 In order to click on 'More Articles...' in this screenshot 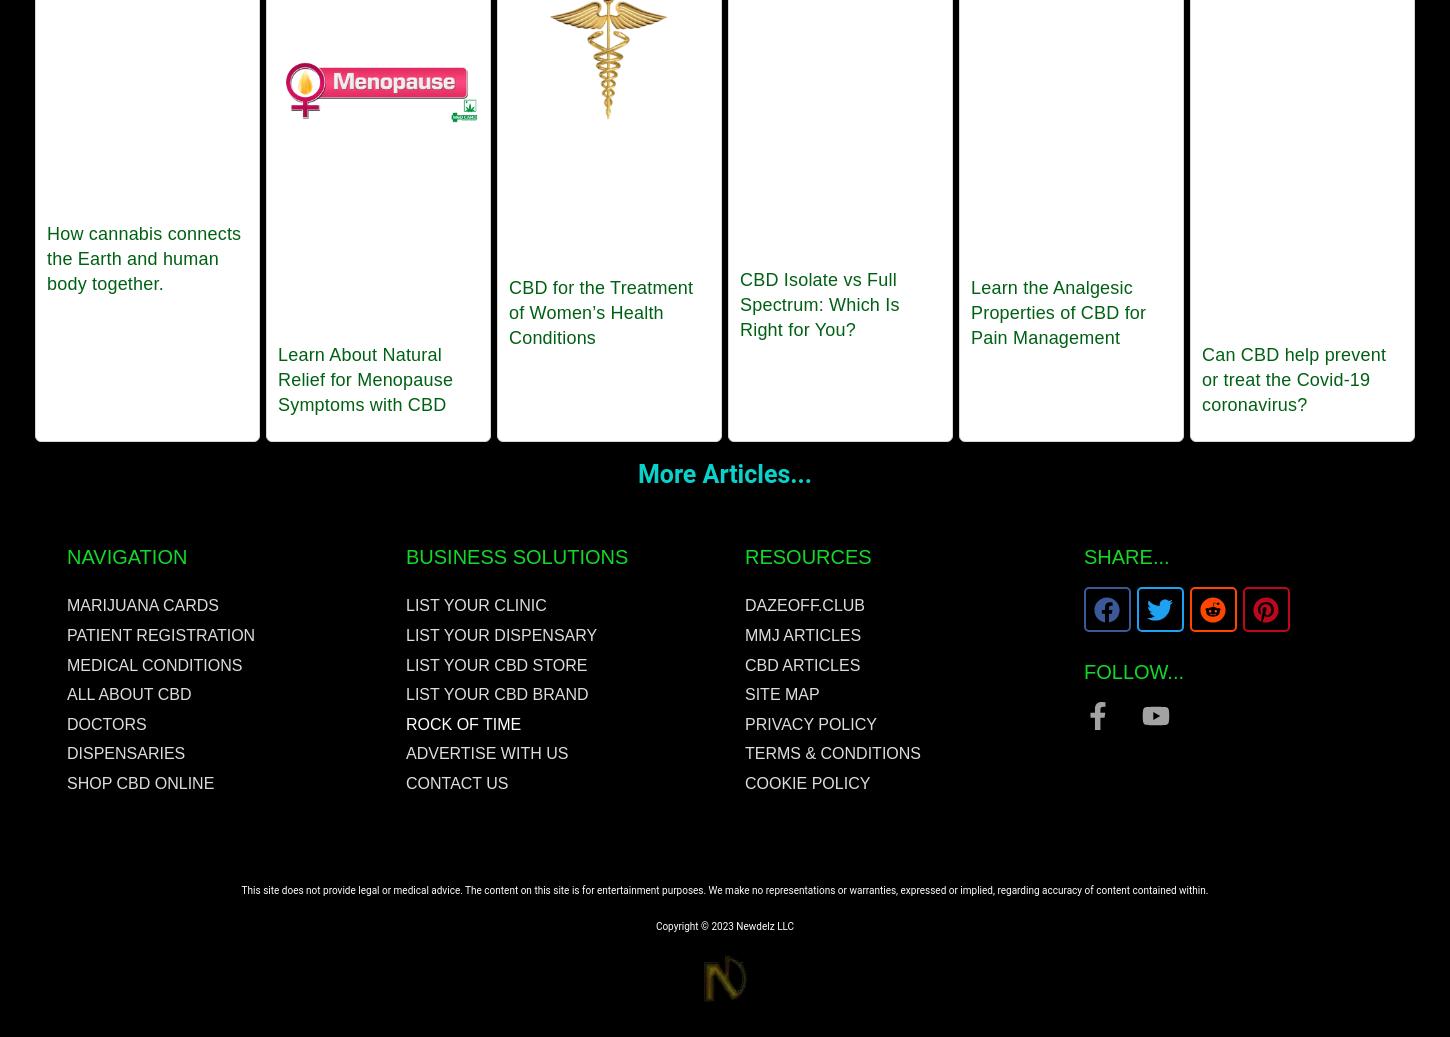, I will do `click(723, 473)`.